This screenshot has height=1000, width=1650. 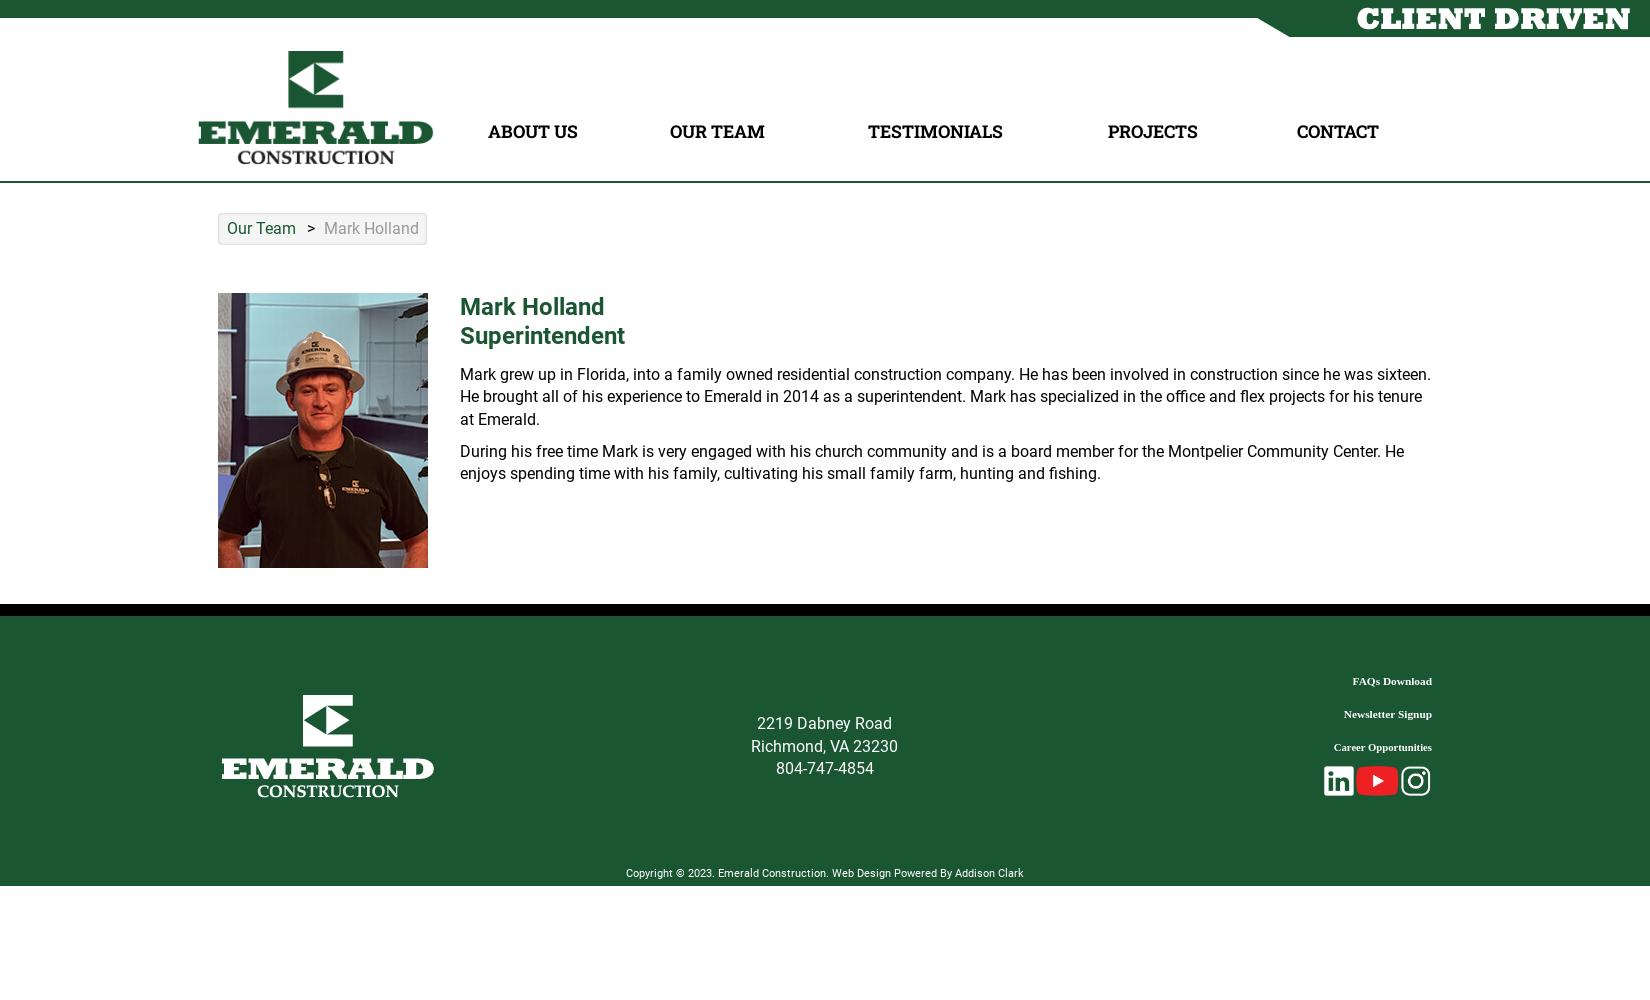 What do you see at coordinates (750, 744) in the screenshot?
I see `'Richmond, VA 23230'` at bounding box center [750, 744].